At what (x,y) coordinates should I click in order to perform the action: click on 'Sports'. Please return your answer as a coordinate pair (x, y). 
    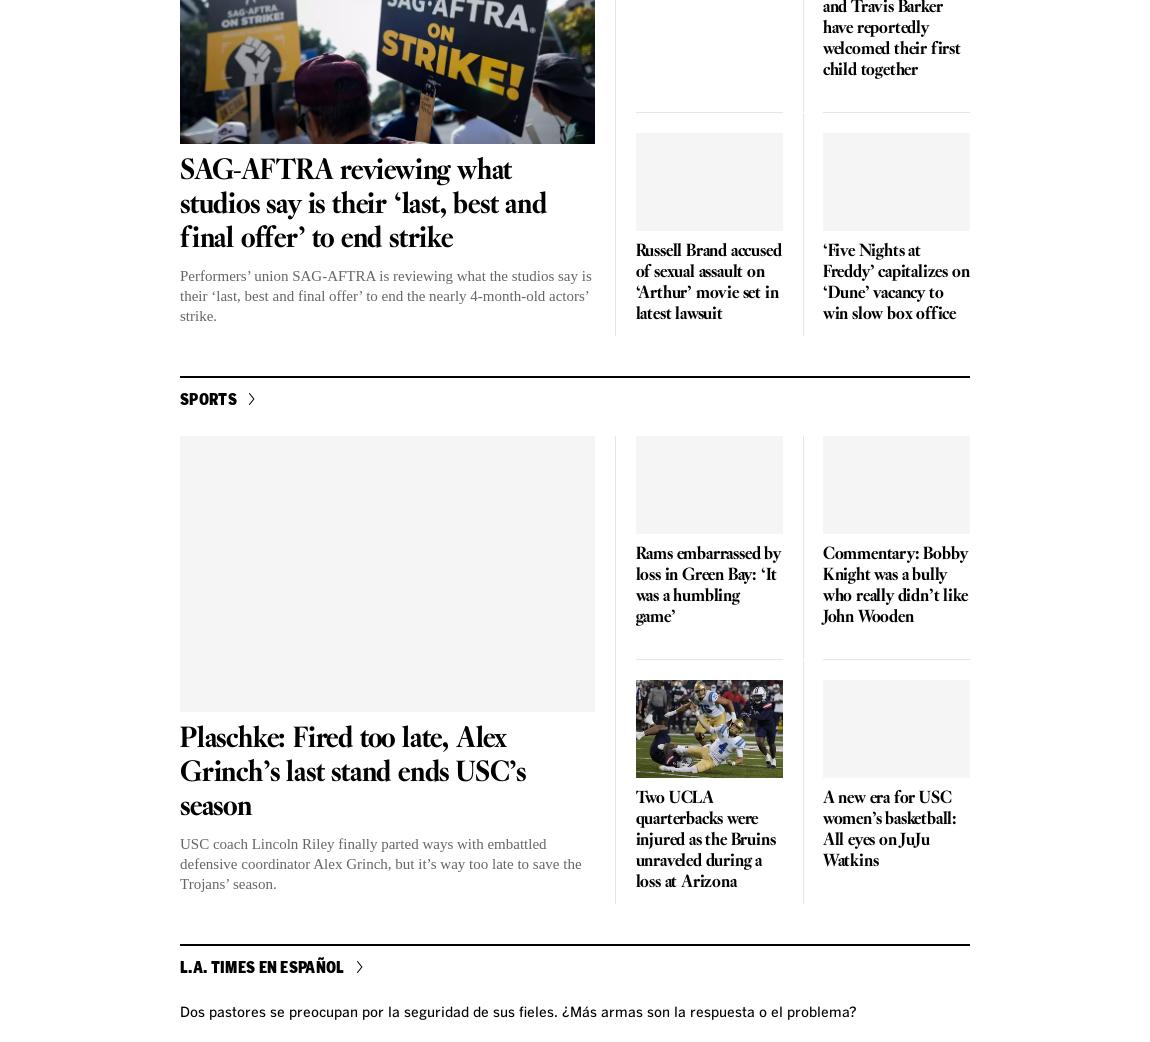
    Looking at the image, I should click on (207, 397).